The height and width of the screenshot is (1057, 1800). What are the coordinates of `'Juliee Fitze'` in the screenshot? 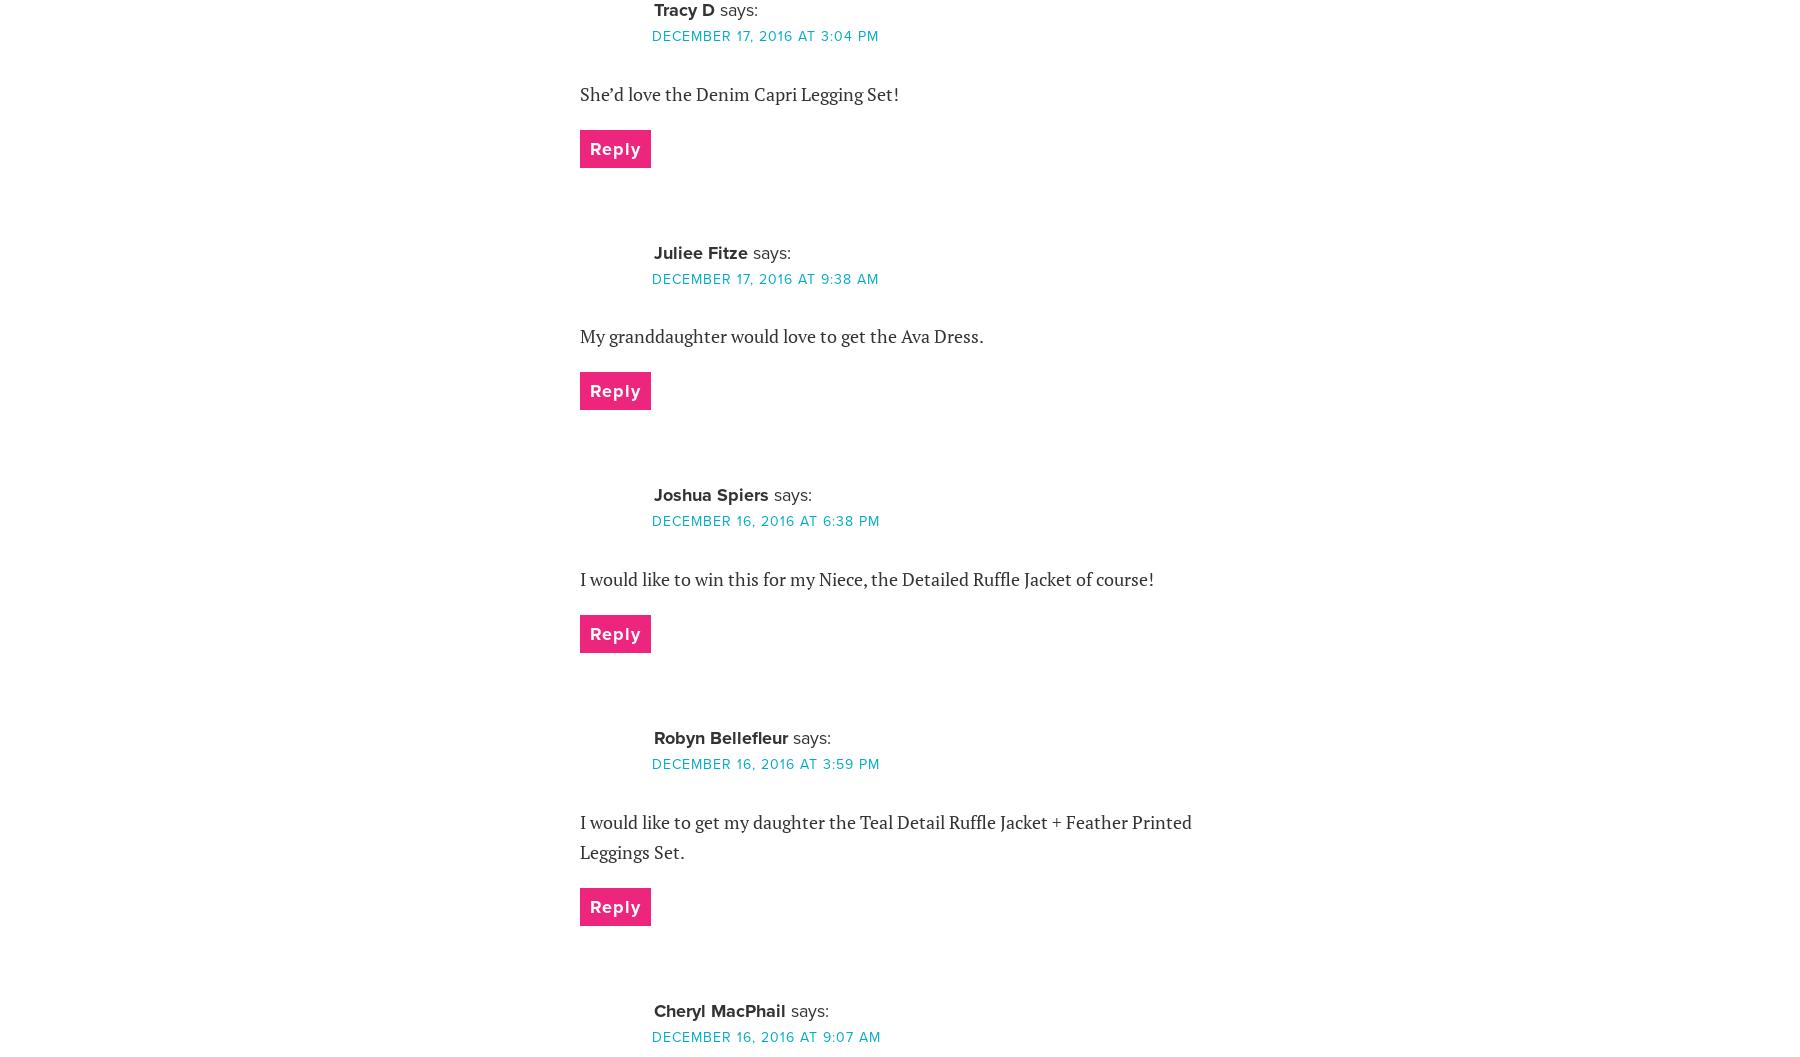 It's located at (699, 250).